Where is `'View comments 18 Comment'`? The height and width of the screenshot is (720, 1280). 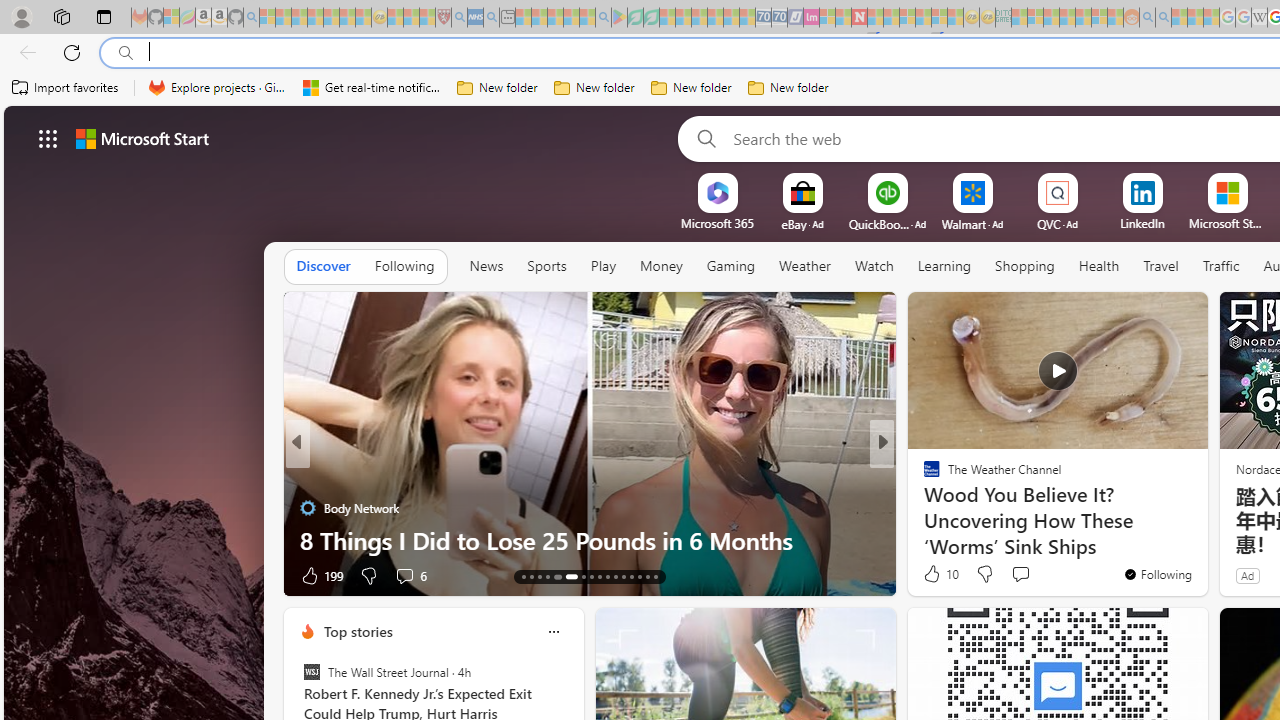
'View comments 18 Comment' is located at coordinates (1029, 575).